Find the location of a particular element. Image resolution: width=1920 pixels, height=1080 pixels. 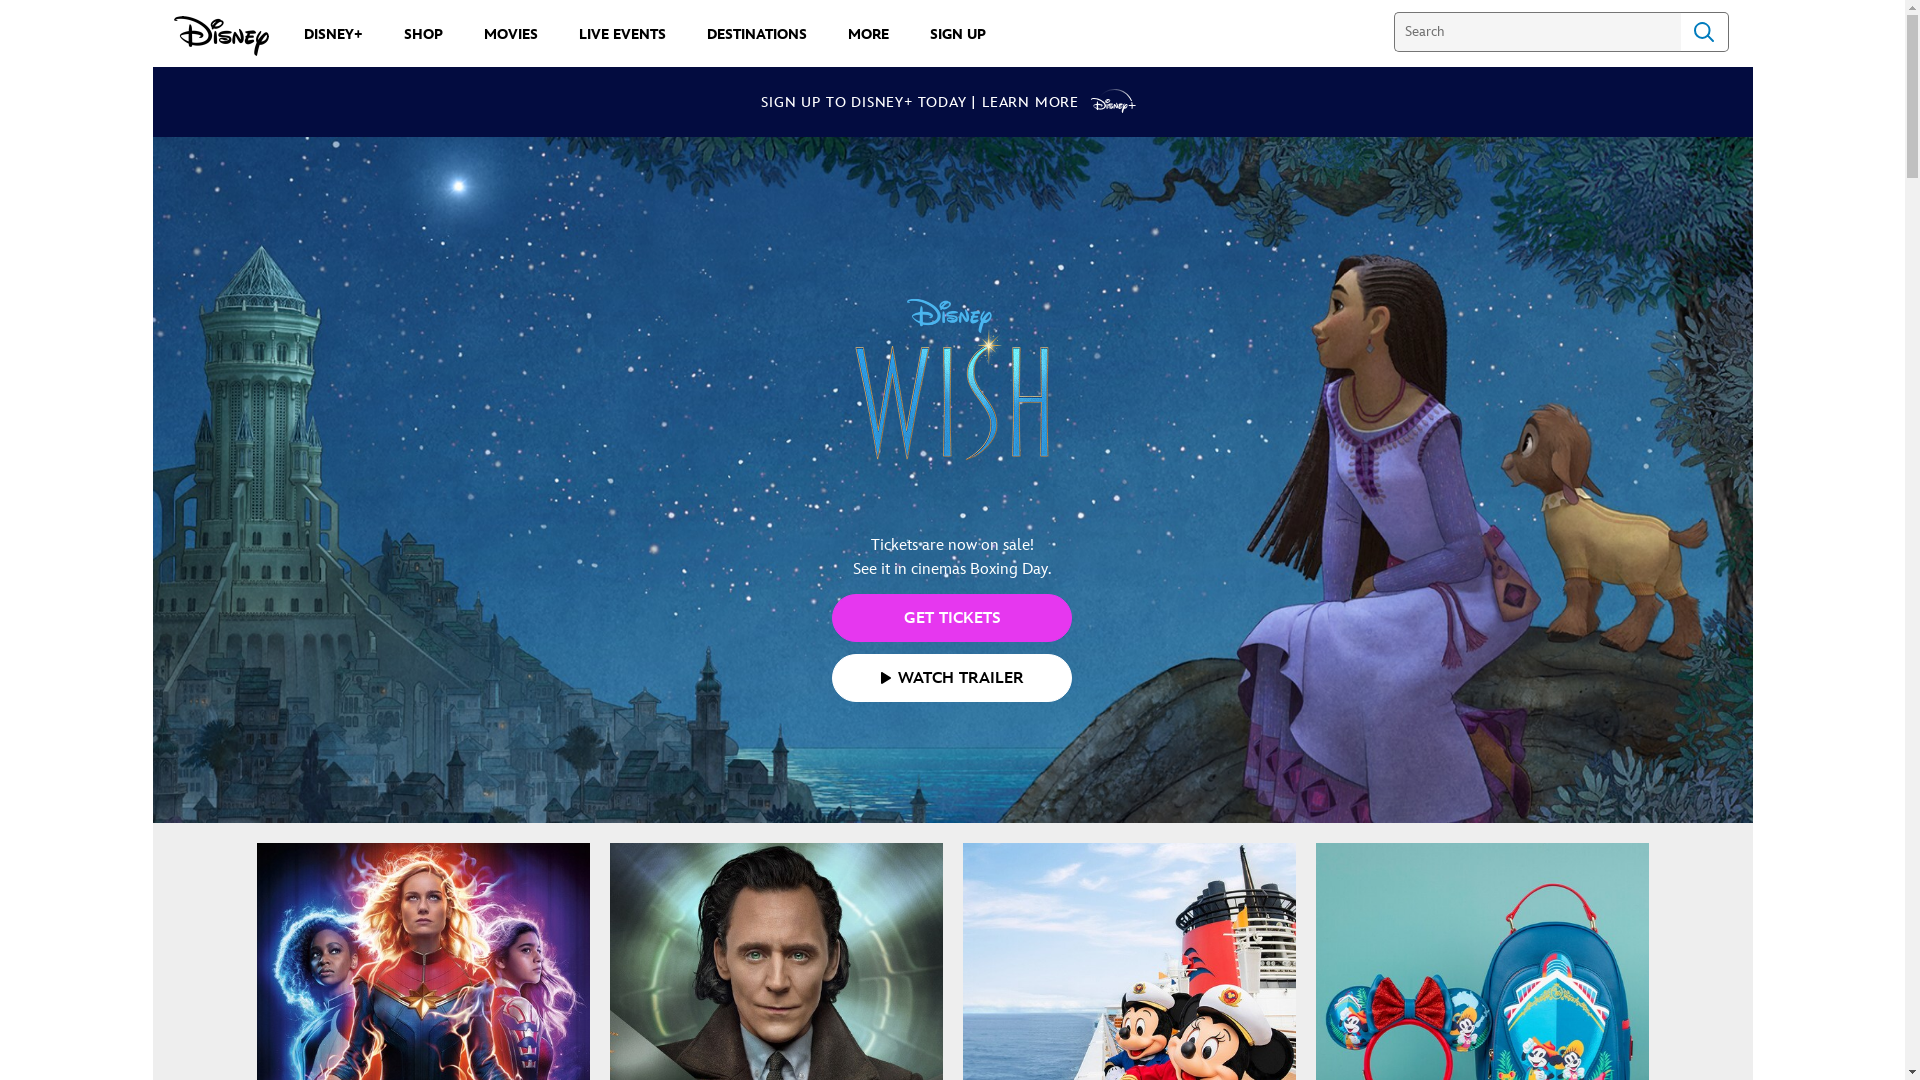

'GET TICKETS' is located at coordinates (831, 616).